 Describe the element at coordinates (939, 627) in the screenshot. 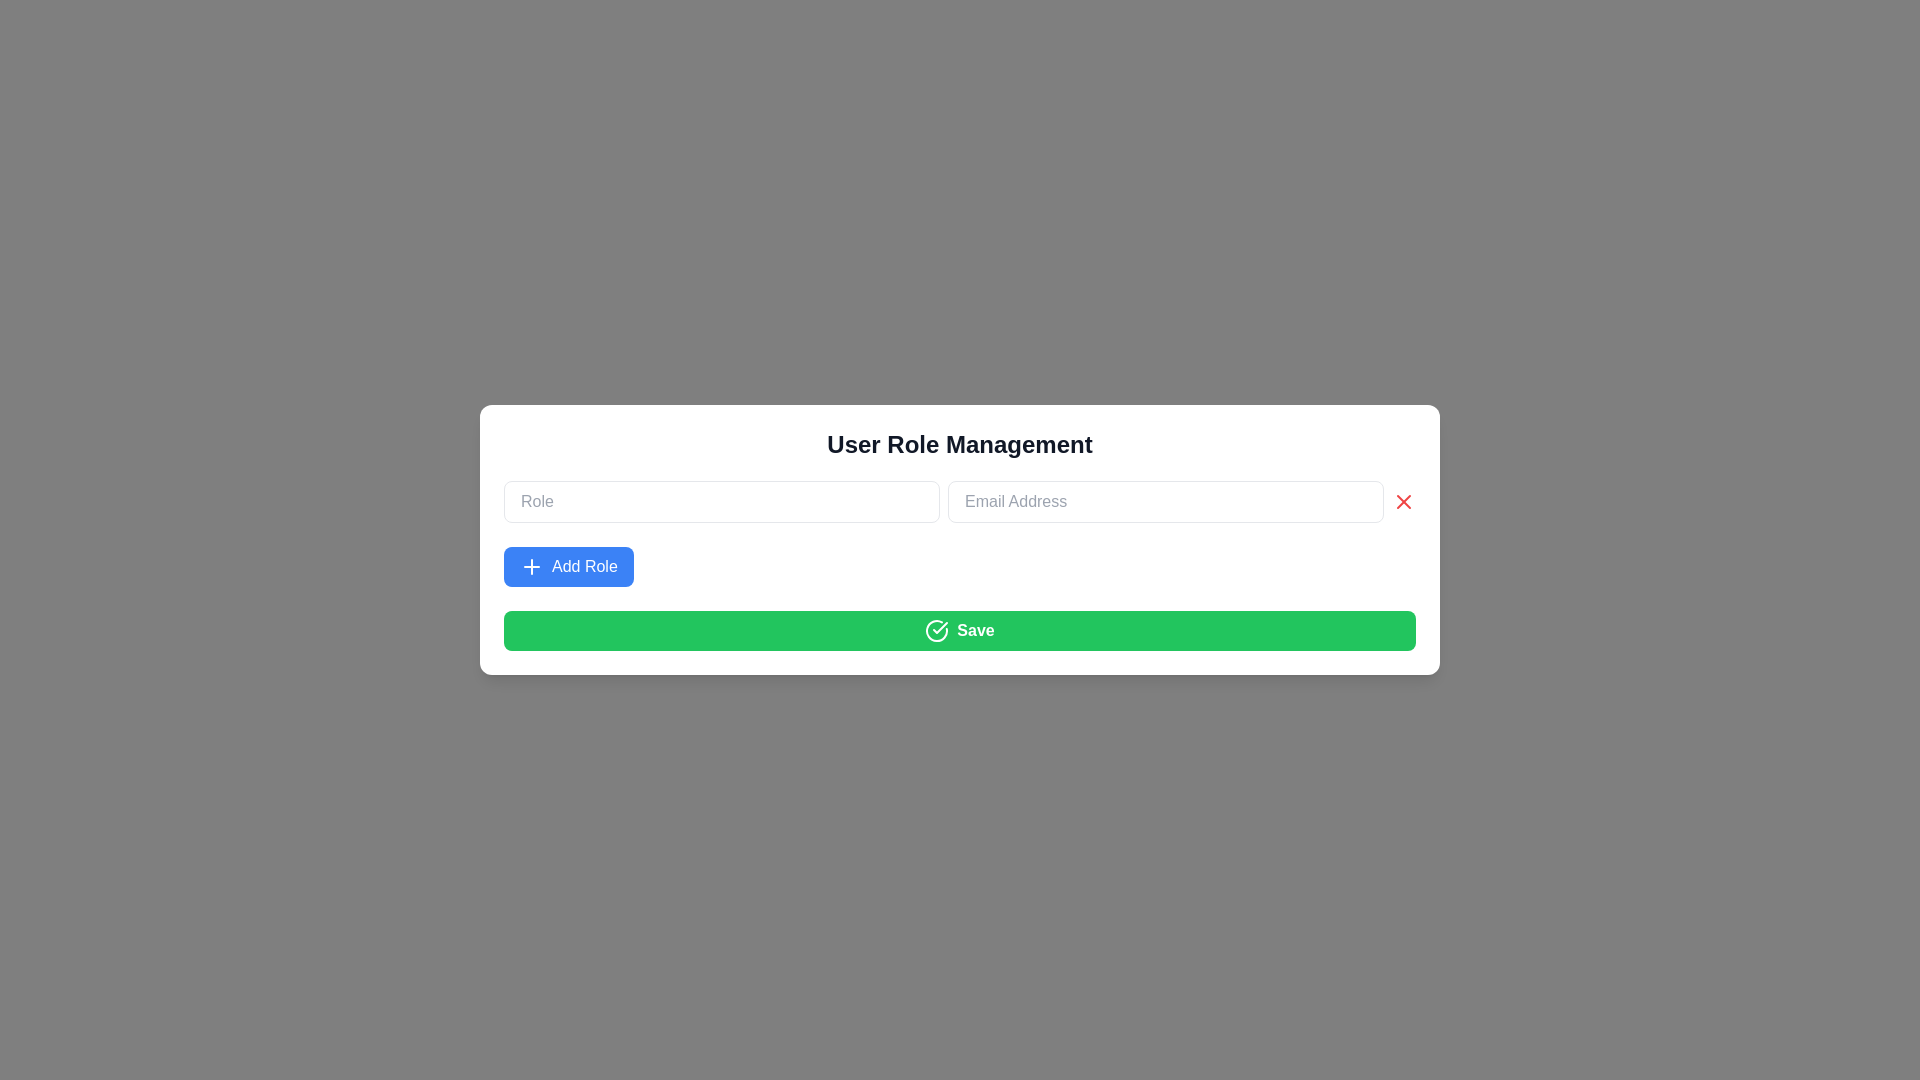

I see `the 'Save' button which encompasses the checkmark icon, confirming the action within the modal titled 'User Role Management'` at that location.